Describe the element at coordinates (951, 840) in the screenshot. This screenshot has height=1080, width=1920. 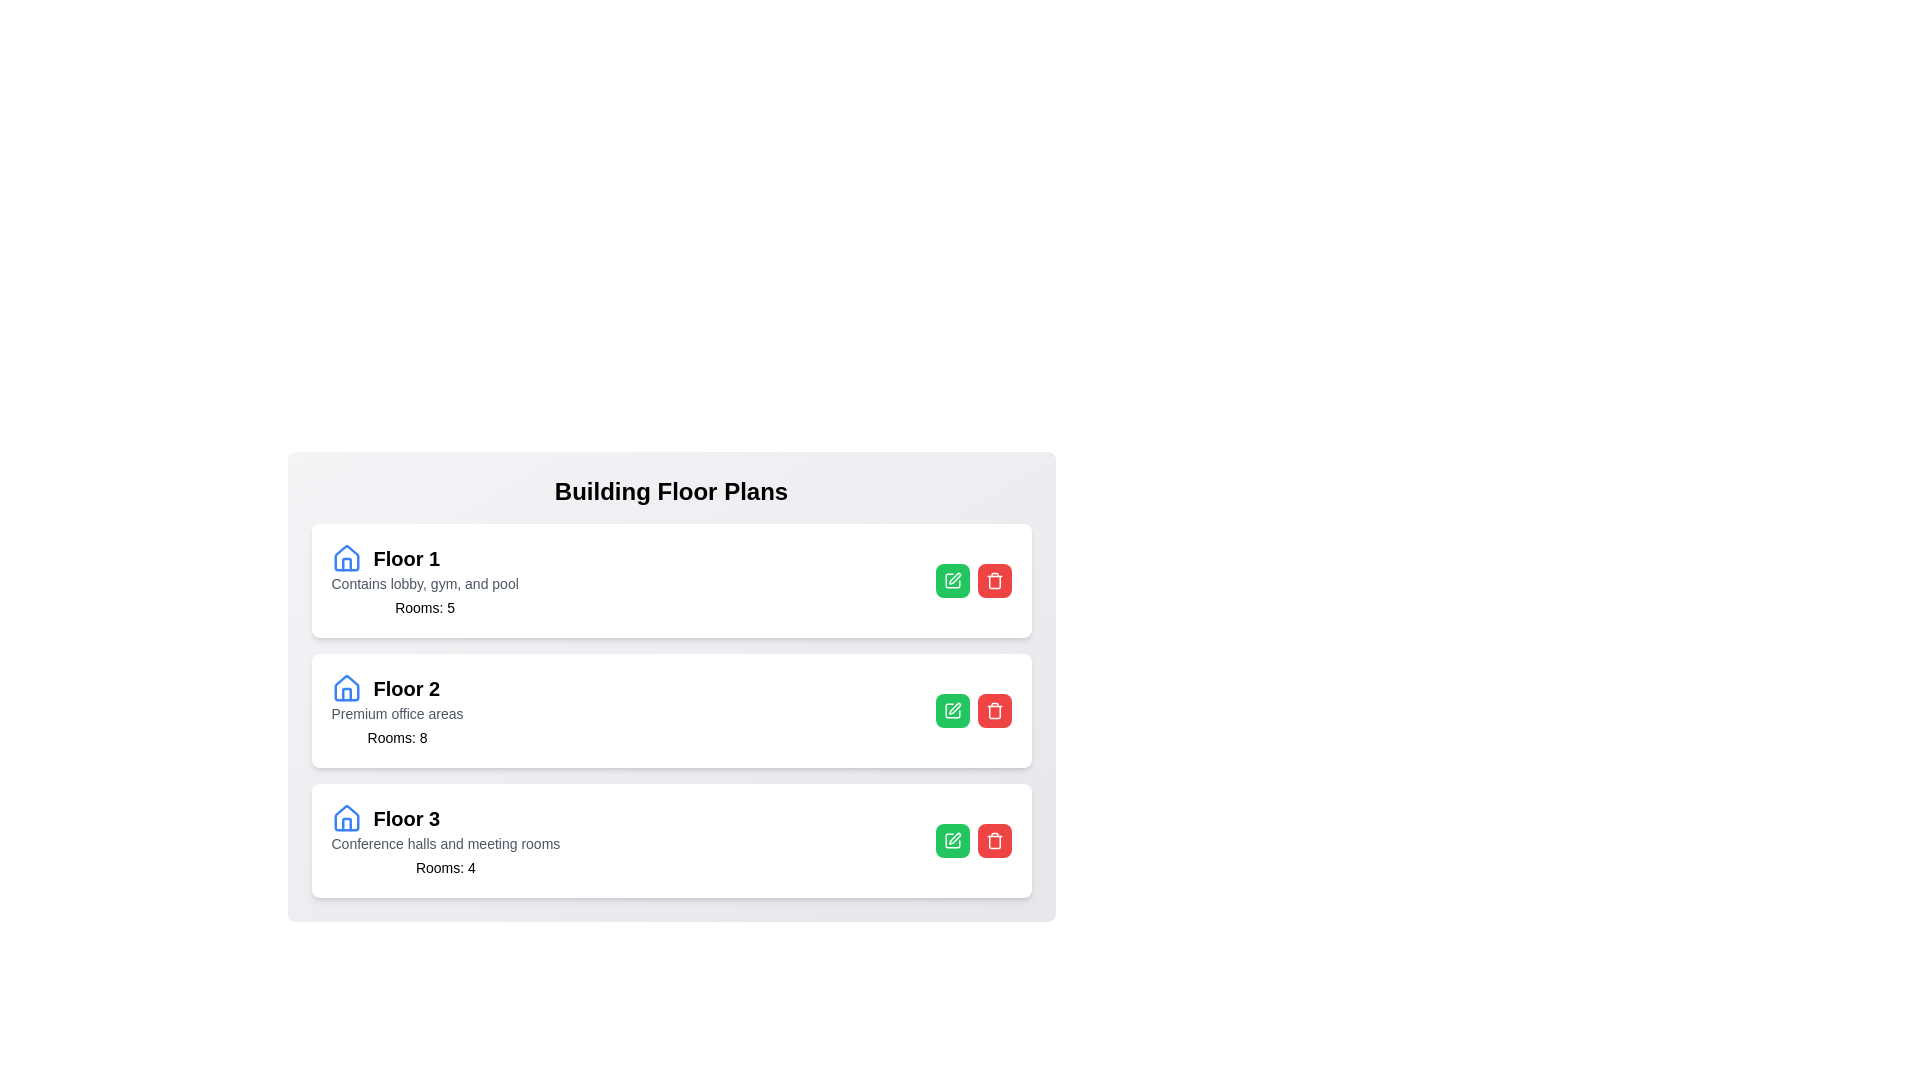
I see `the edit button for Floor 3` at that location.